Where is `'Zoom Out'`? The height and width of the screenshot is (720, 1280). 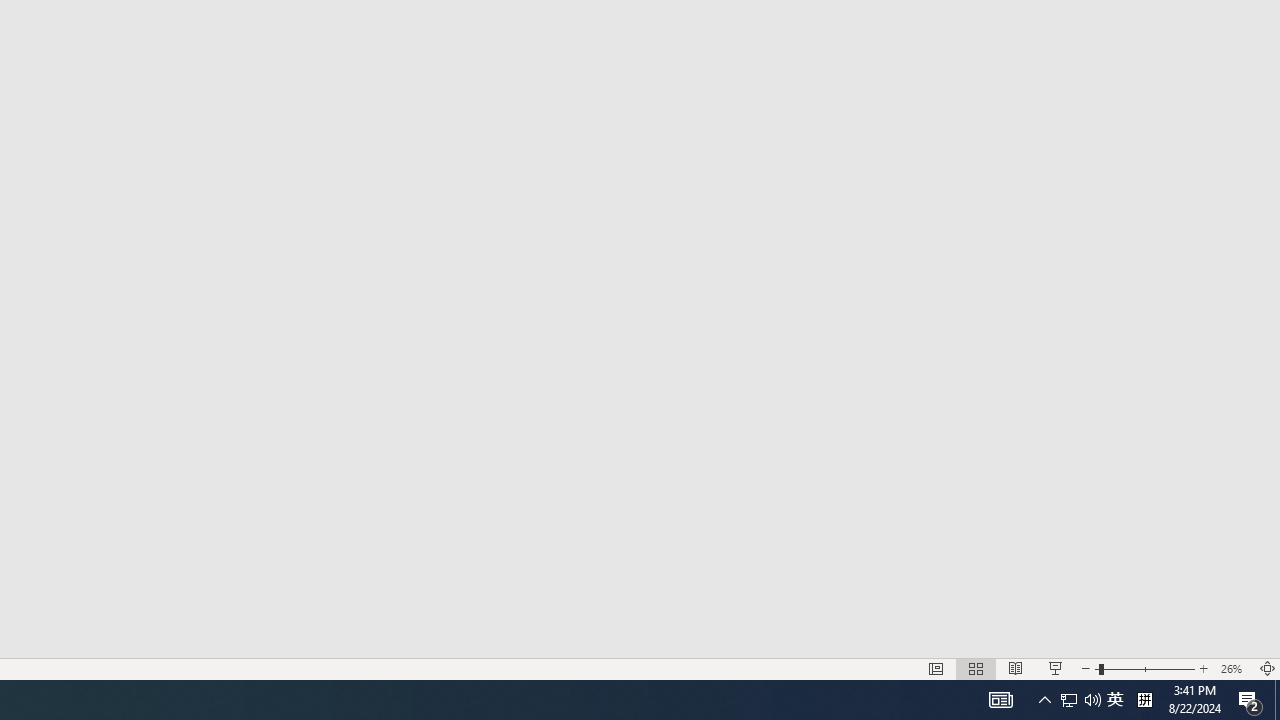 'Zoom Out' is located at coordinates (1095, 669).